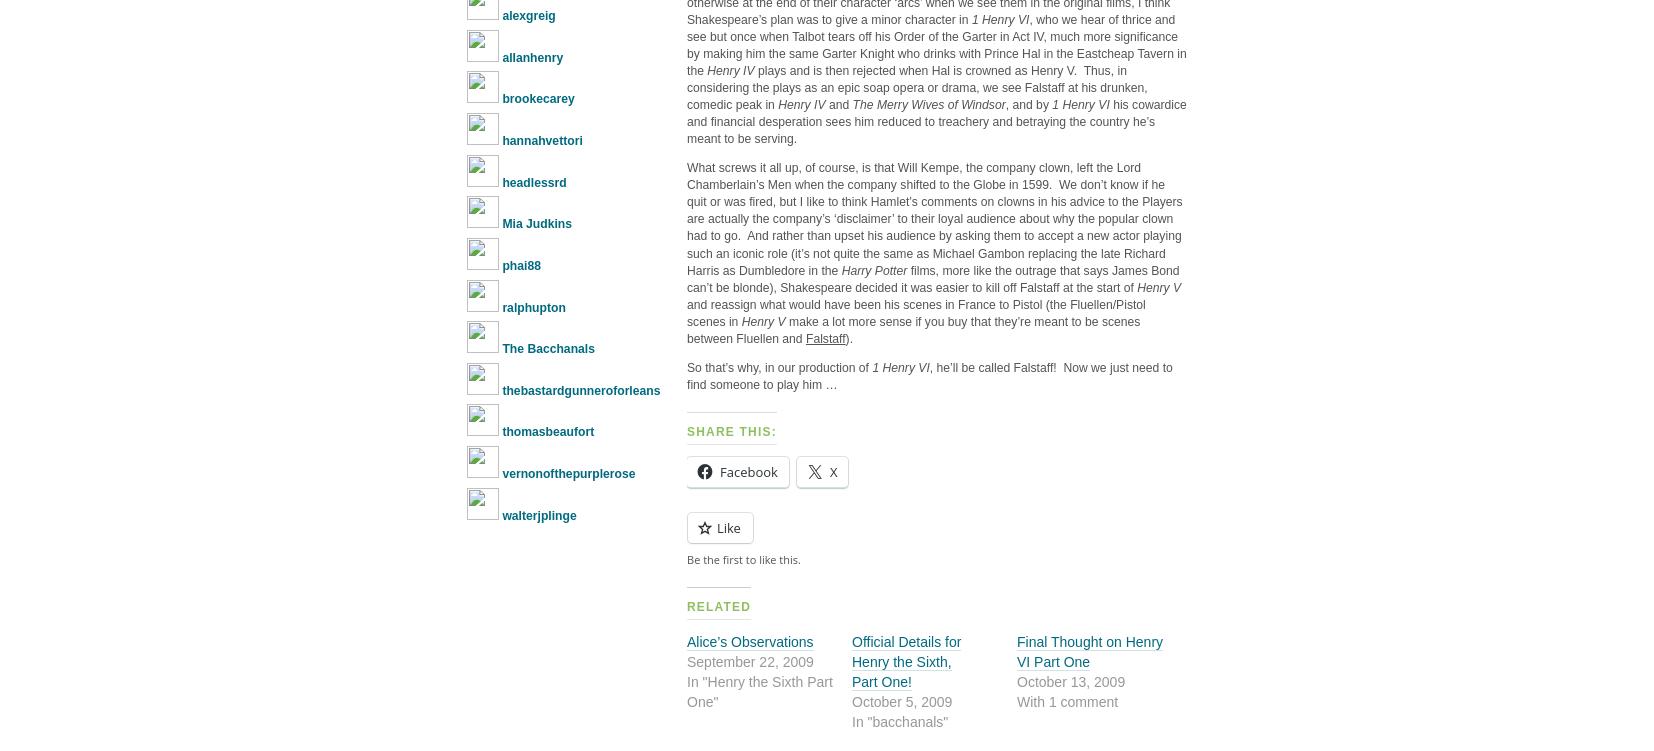  Describe the element at coordinates (687, 367) in the screenshot. I see `'So that’s why, in our production of'` at that location.